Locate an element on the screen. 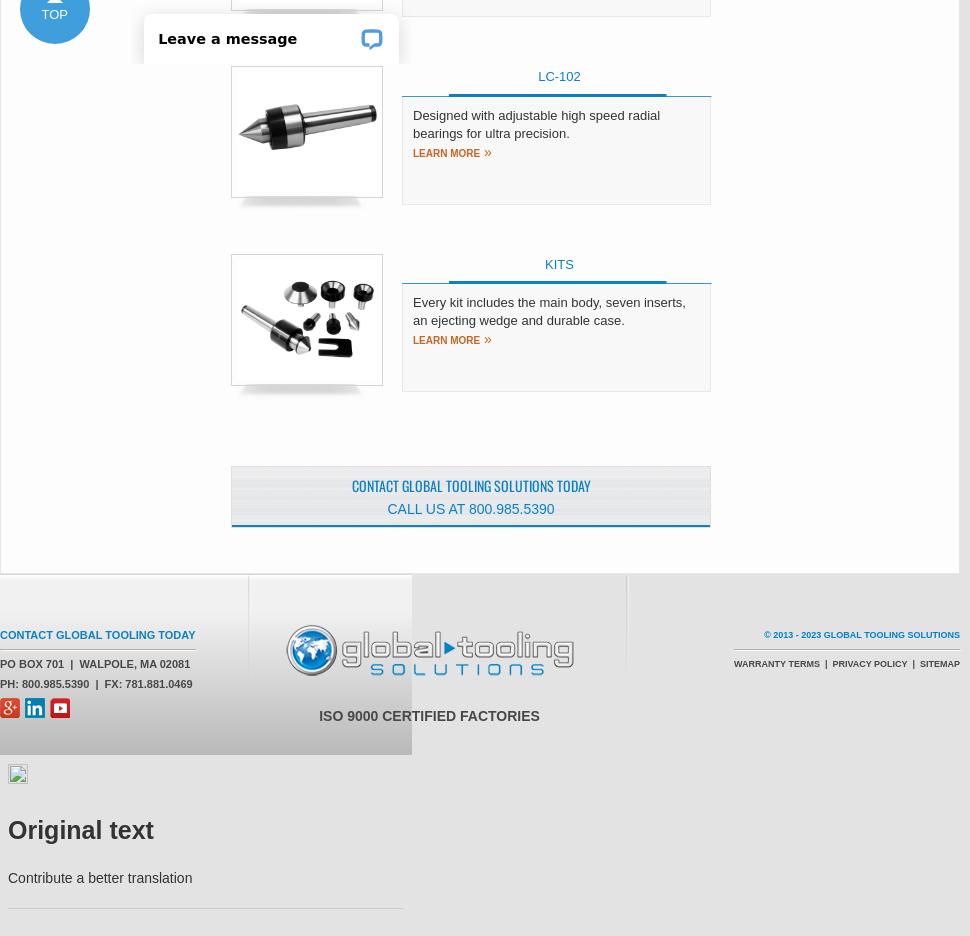 The height and width of the screenshot is (936, 970). 'Original text' is located at coordinates (79, 830).